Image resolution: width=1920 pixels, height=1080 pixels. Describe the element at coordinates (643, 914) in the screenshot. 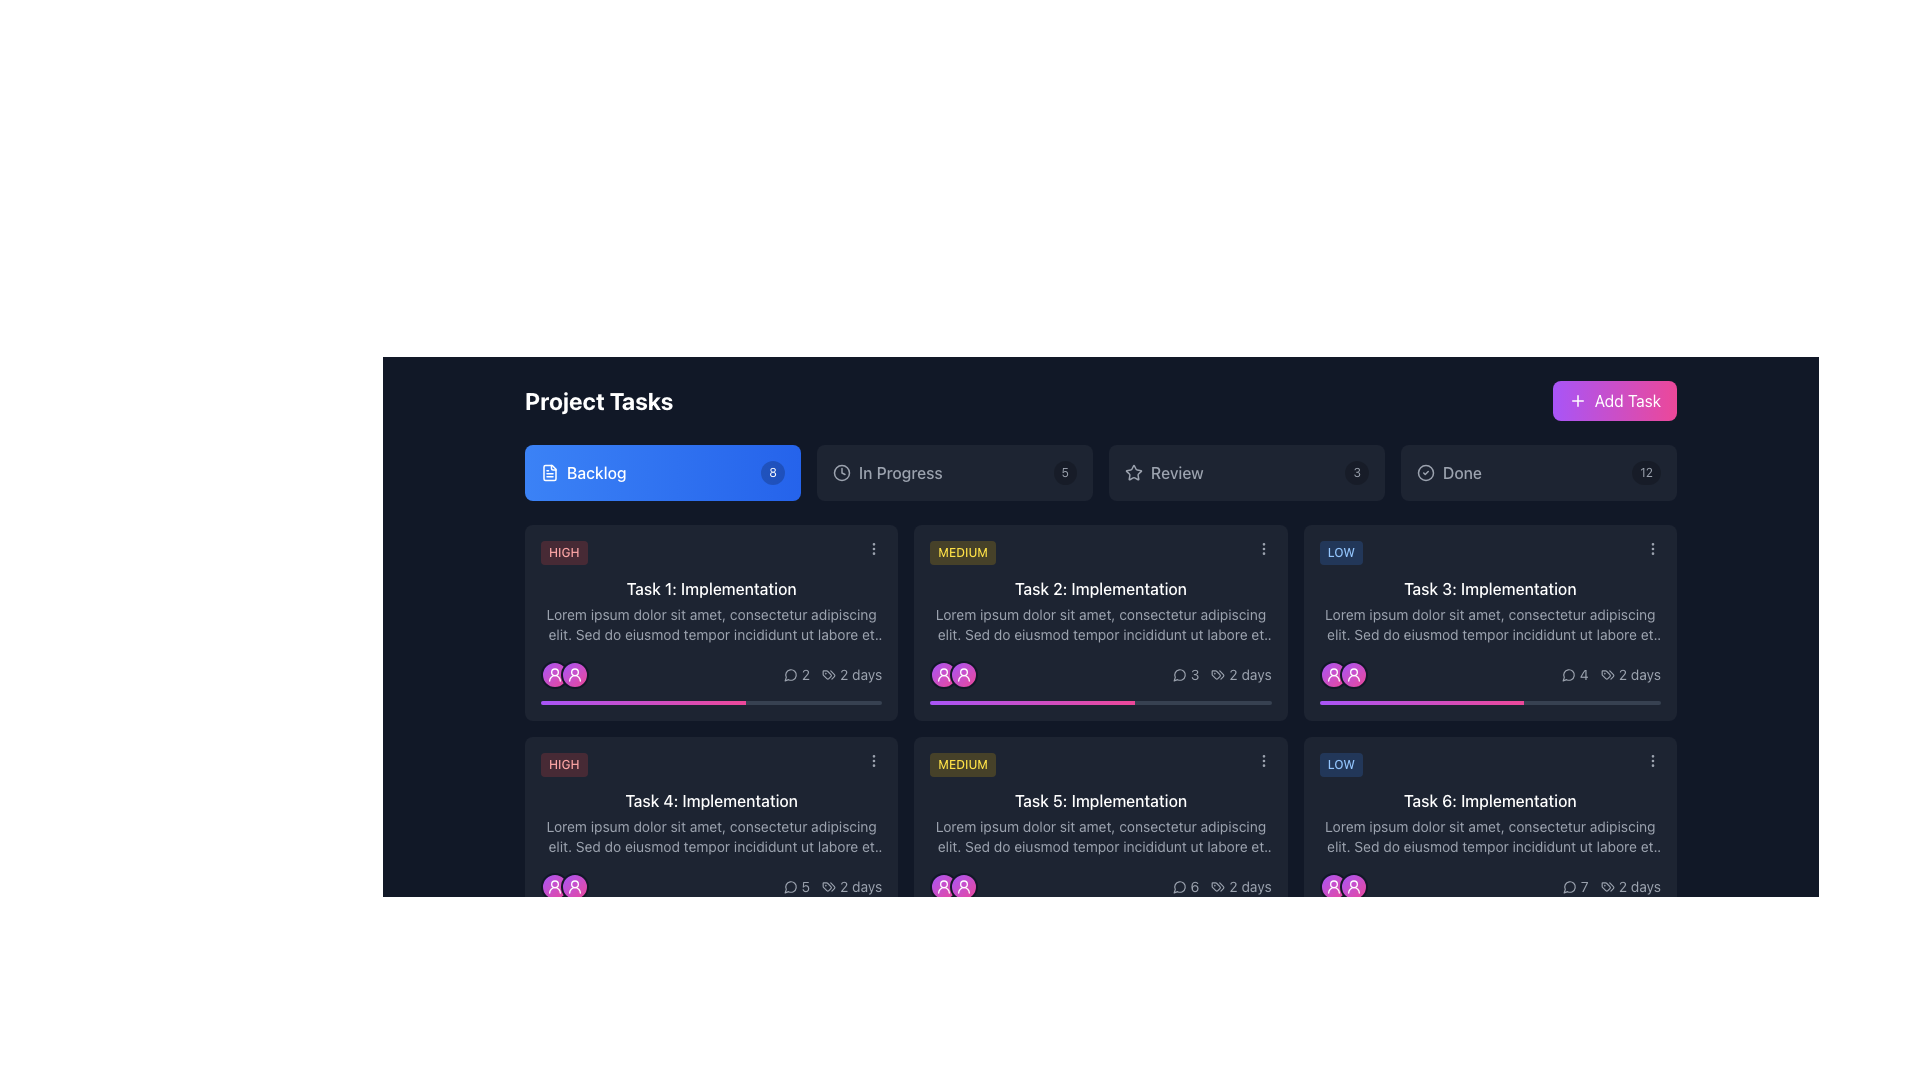

I see `the filled segment of the Progress bar located at the bottom section of the task card, indicating task progress` at that location.